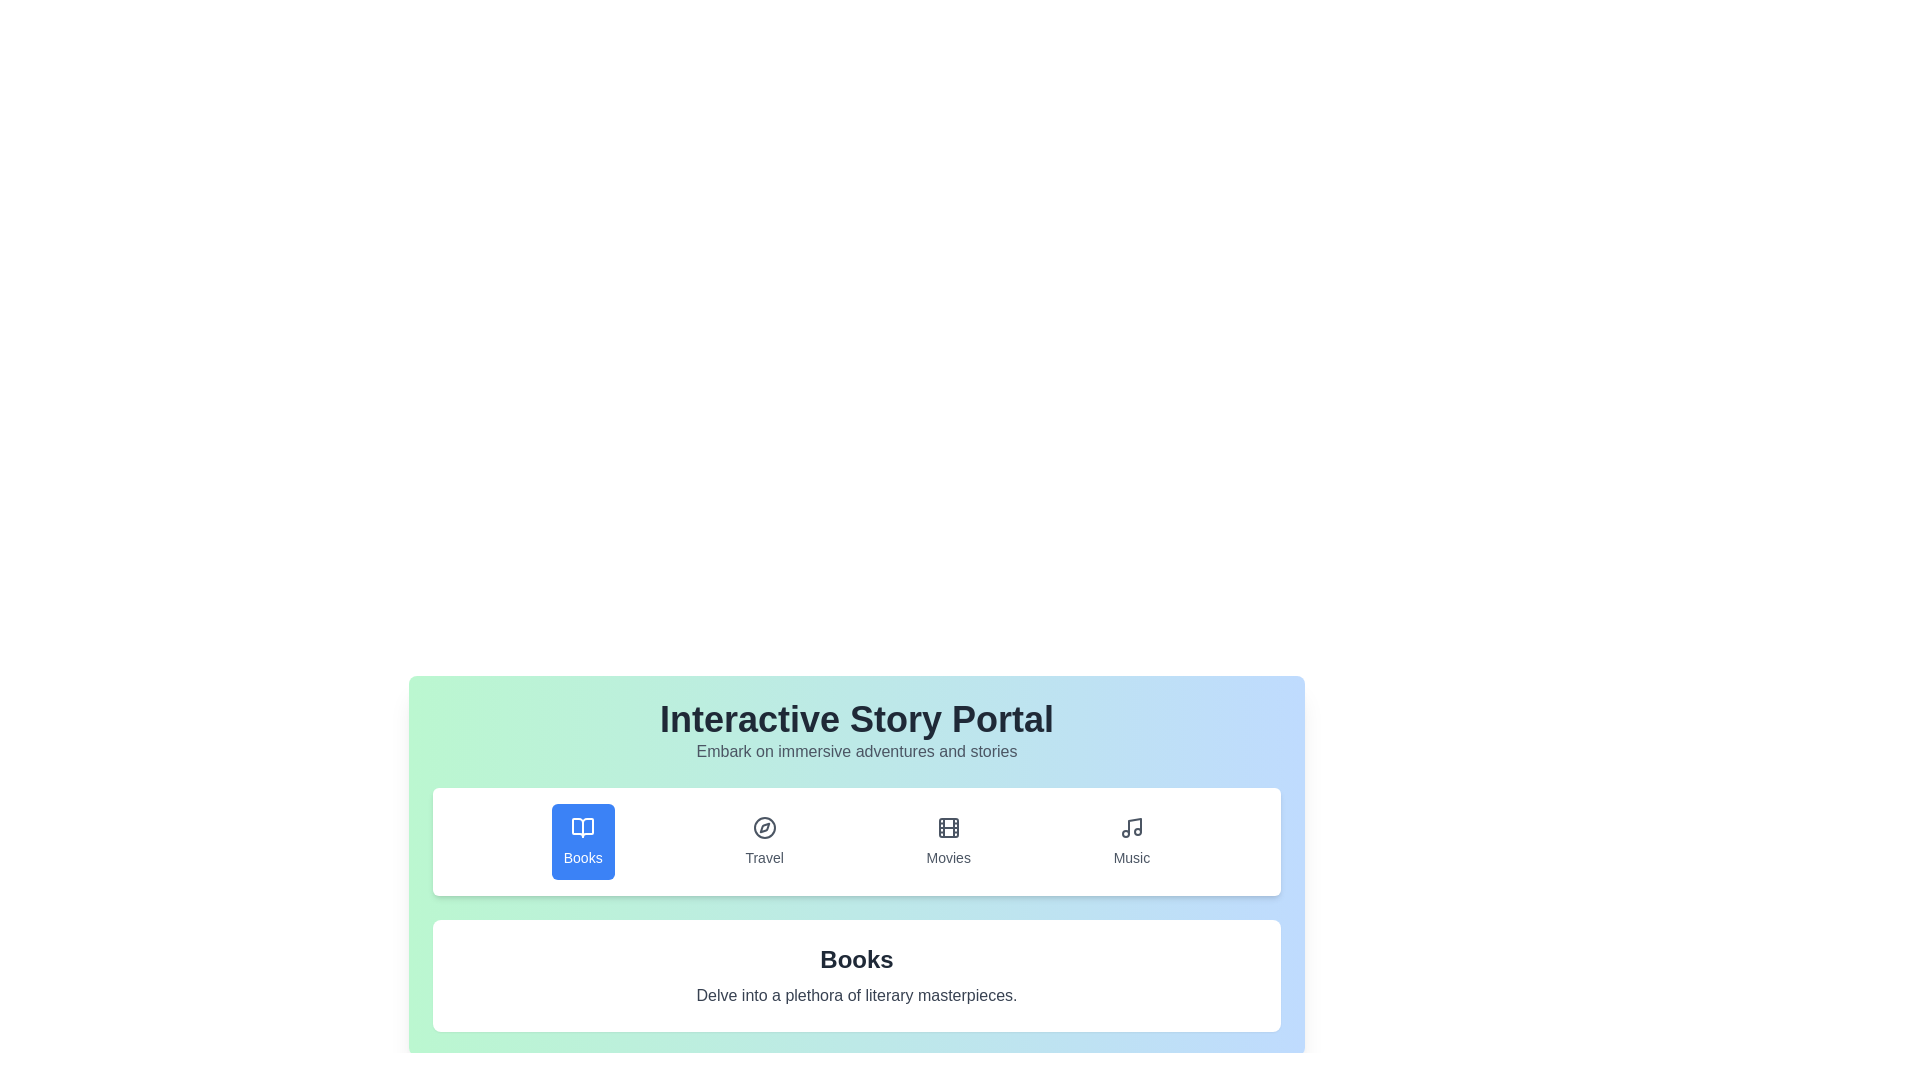 Image resolution: width=1920 pixels, height=1080 pixels. What do you see at coordinates (857, 720) in the screenshot?
I see `the prominently styled heading text 'Interactive Story Portal', which is centered at the top of the interface and has a bold, large font in dark gray on a light background` at bounding box center [857, 720].